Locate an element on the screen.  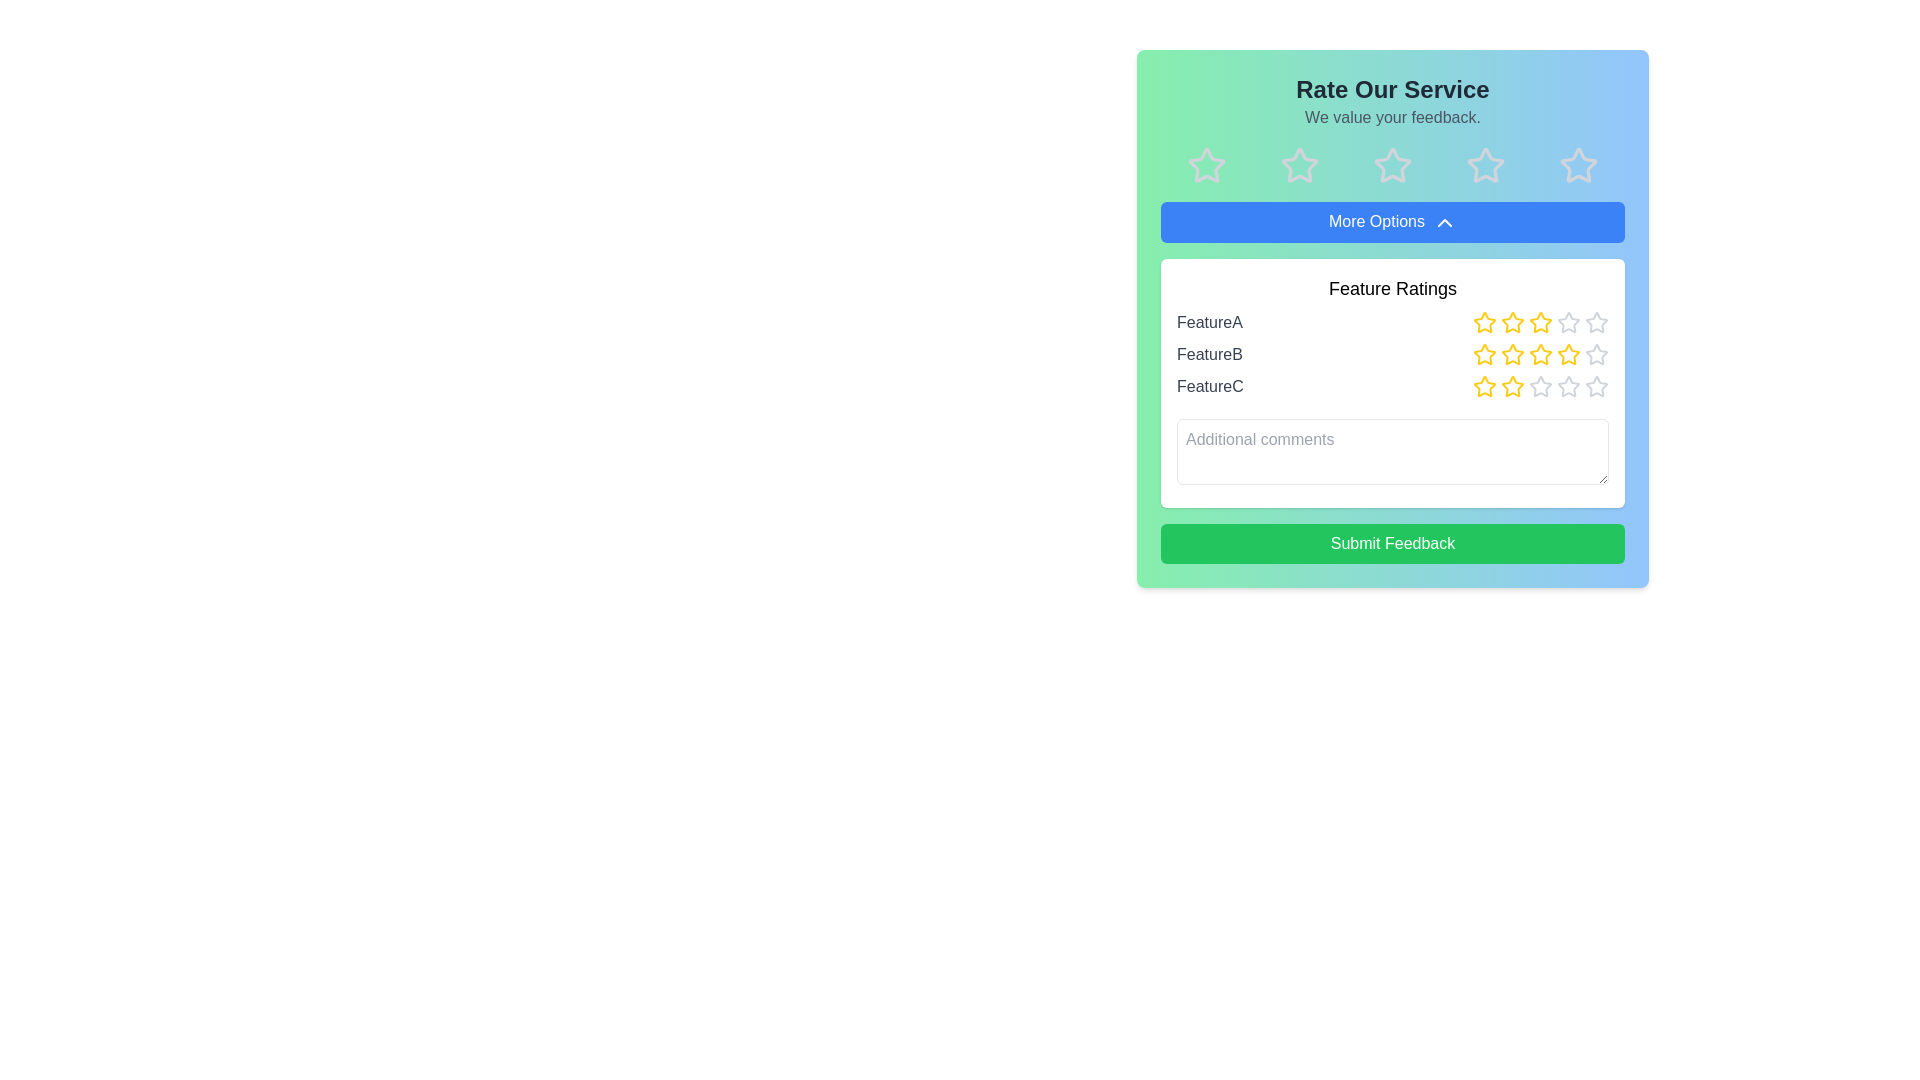
the fifth gray outlined star icon in the 'FeatureC' row of the 'Feature Ratings' section is located at coordinates (1568, 385).